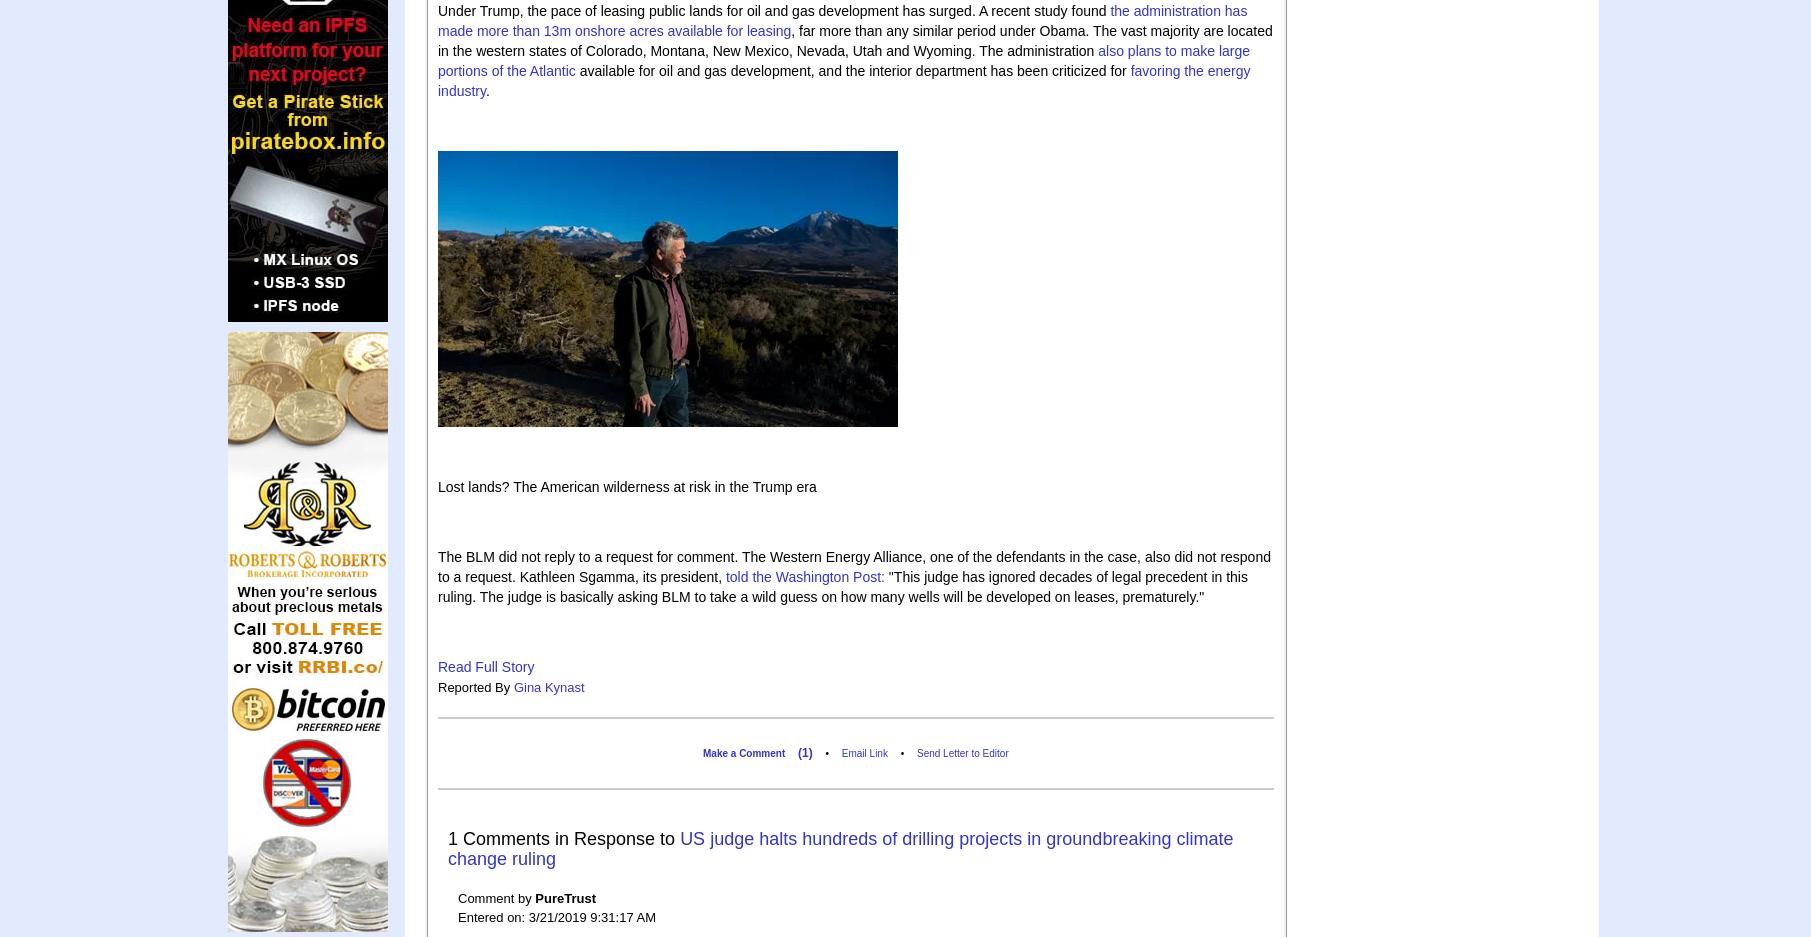 The image size is (1811, 937). Describe the element at coordinates (438, 686) in the screenshot. I see `'Reported By'` at that location.